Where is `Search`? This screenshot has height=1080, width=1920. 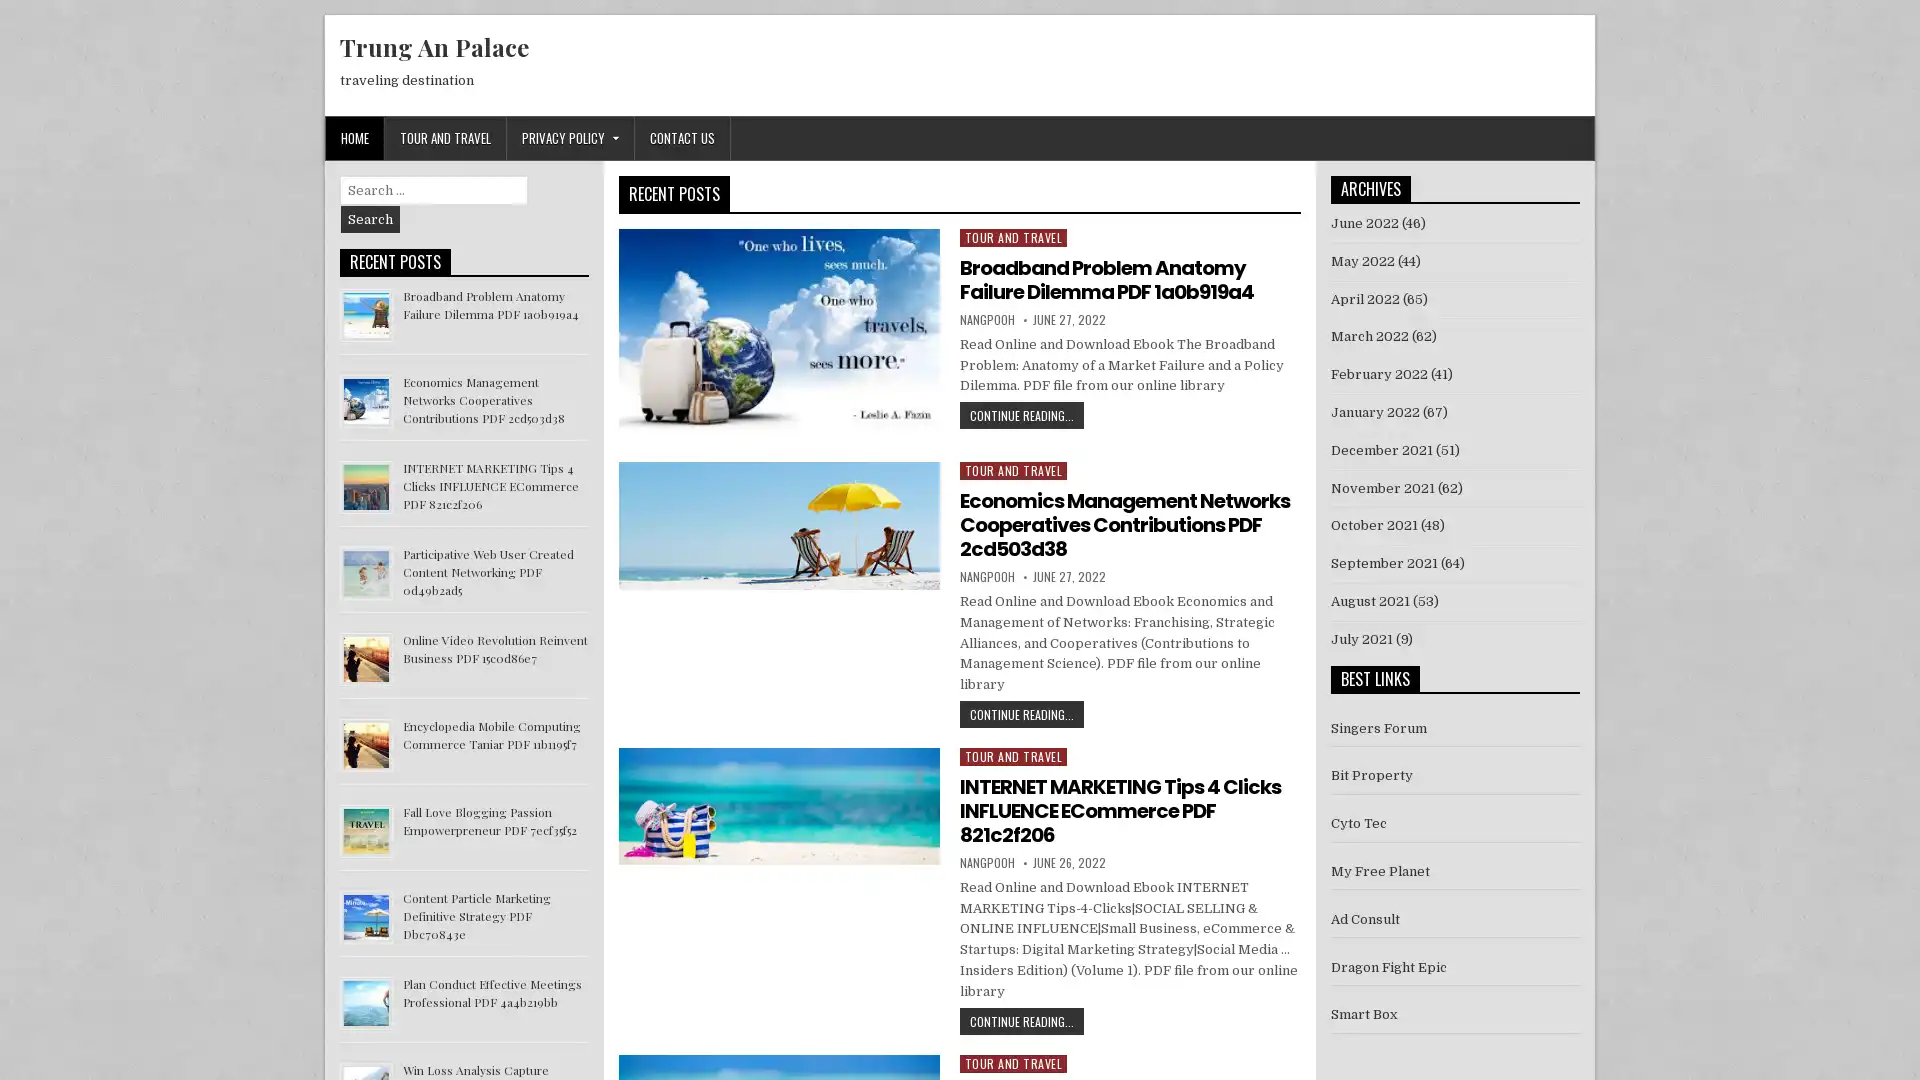 Search is located at coordinates (370, 219).